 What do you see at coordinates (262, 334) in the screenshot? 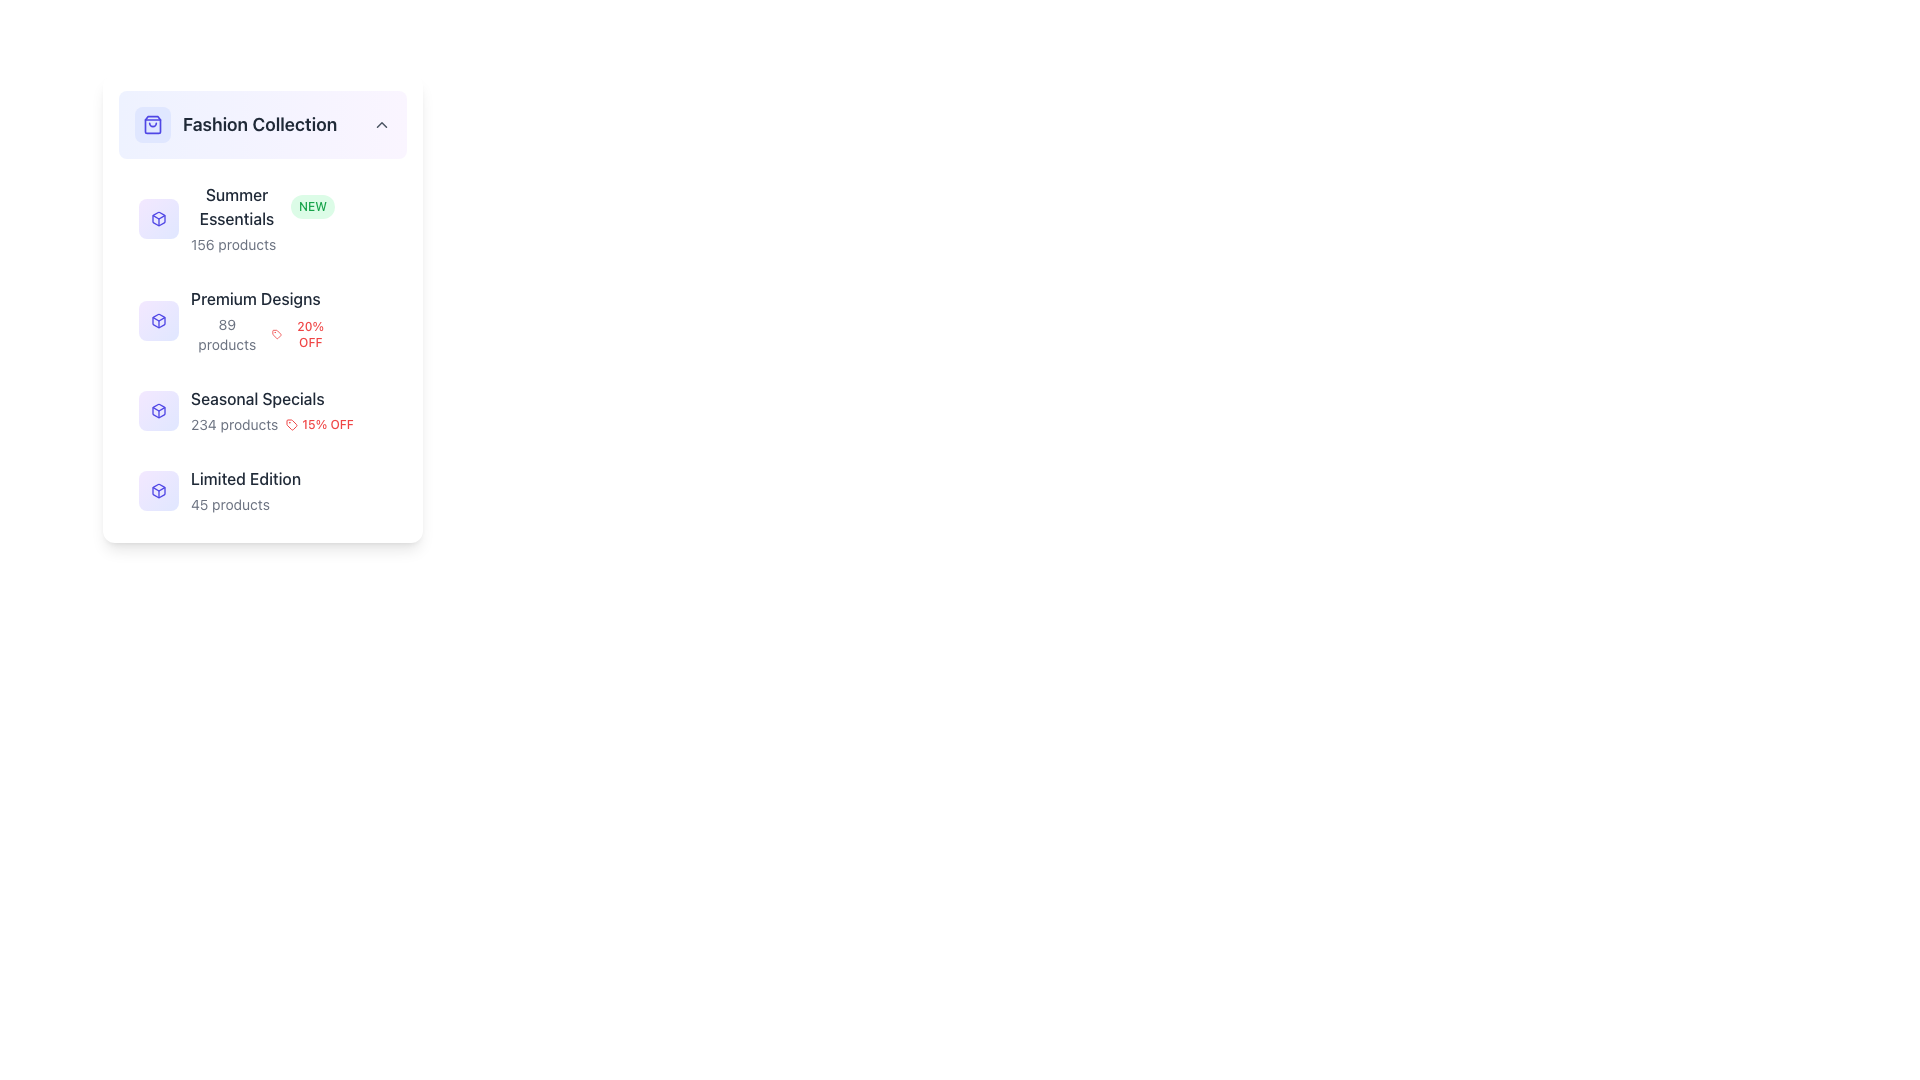
I see `informational text block that displays the number of products and the discount percentage available under the 'Premium Designs' category, located below the 'Premium Designs' header` at bounding box center [262, 334].